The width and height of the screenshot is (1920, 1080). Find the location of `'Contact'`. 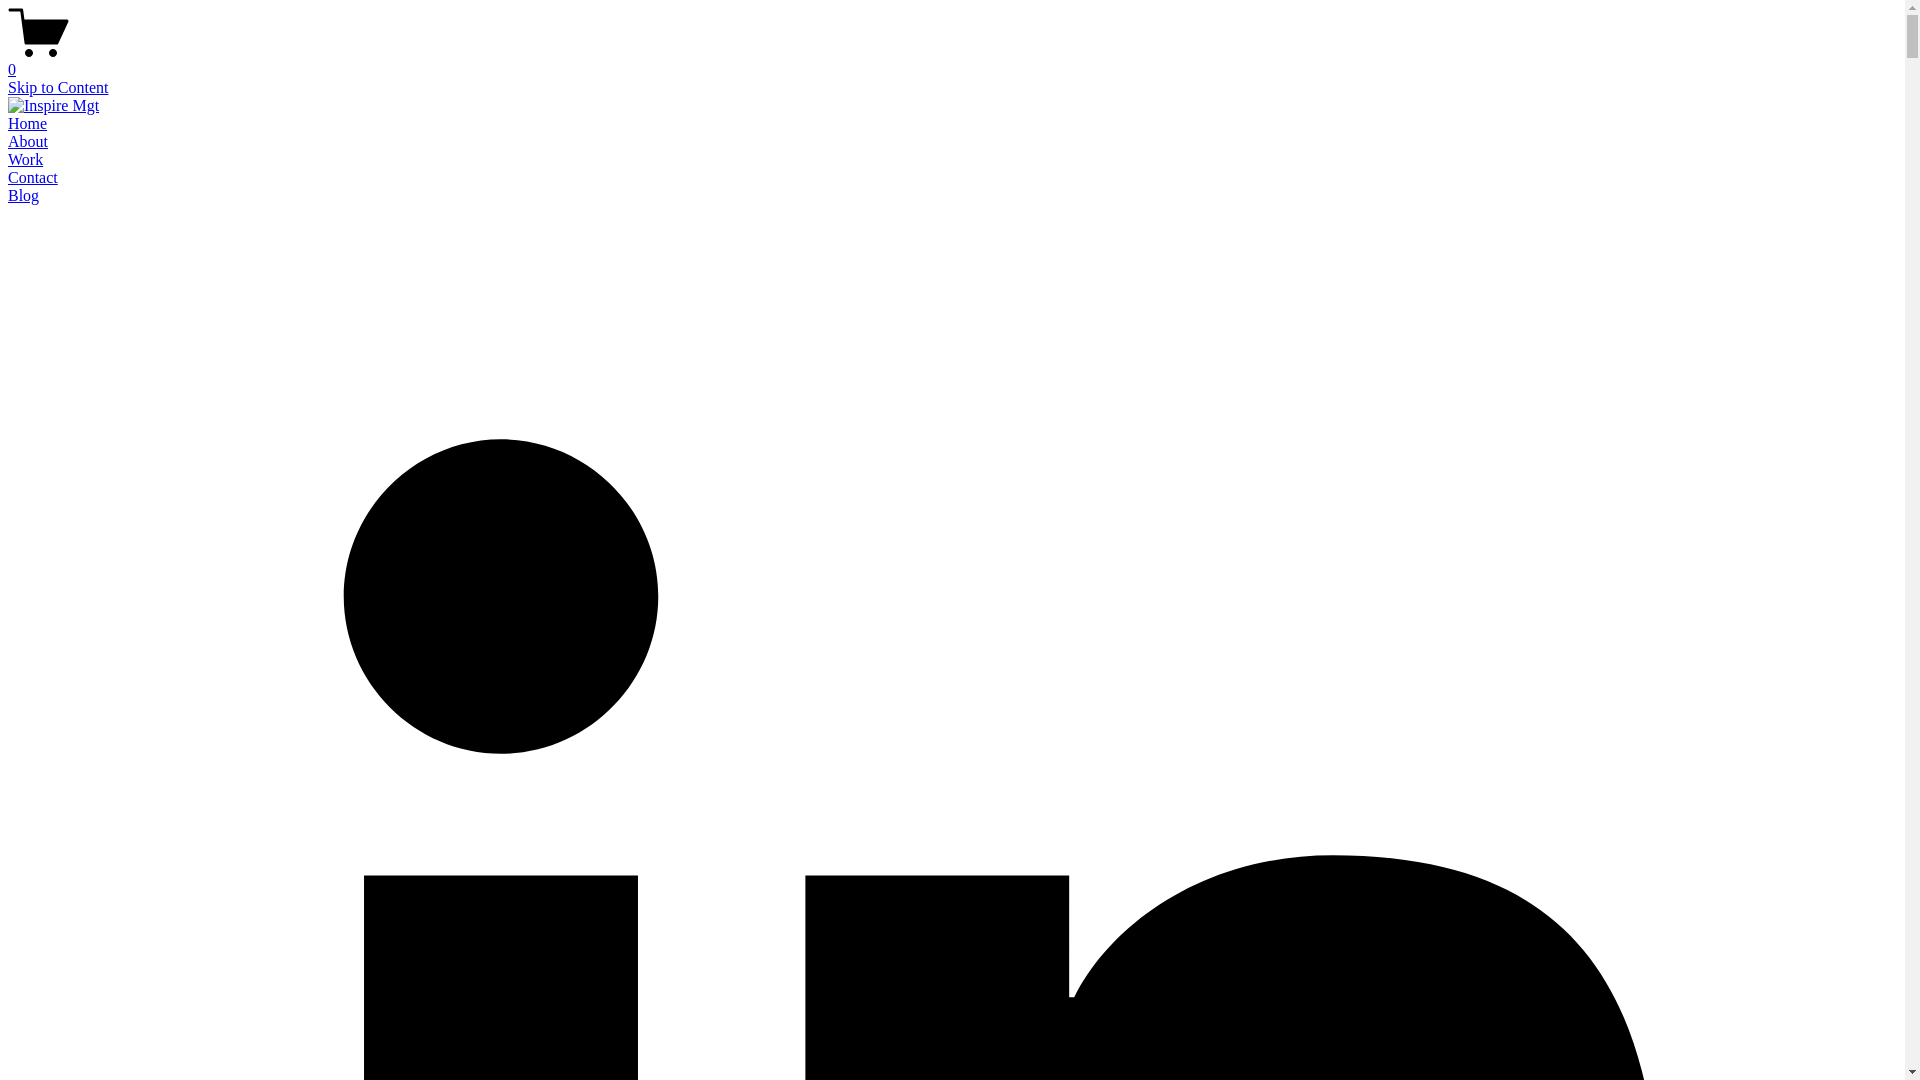

'Contact' is located at coordinates (33, 176).